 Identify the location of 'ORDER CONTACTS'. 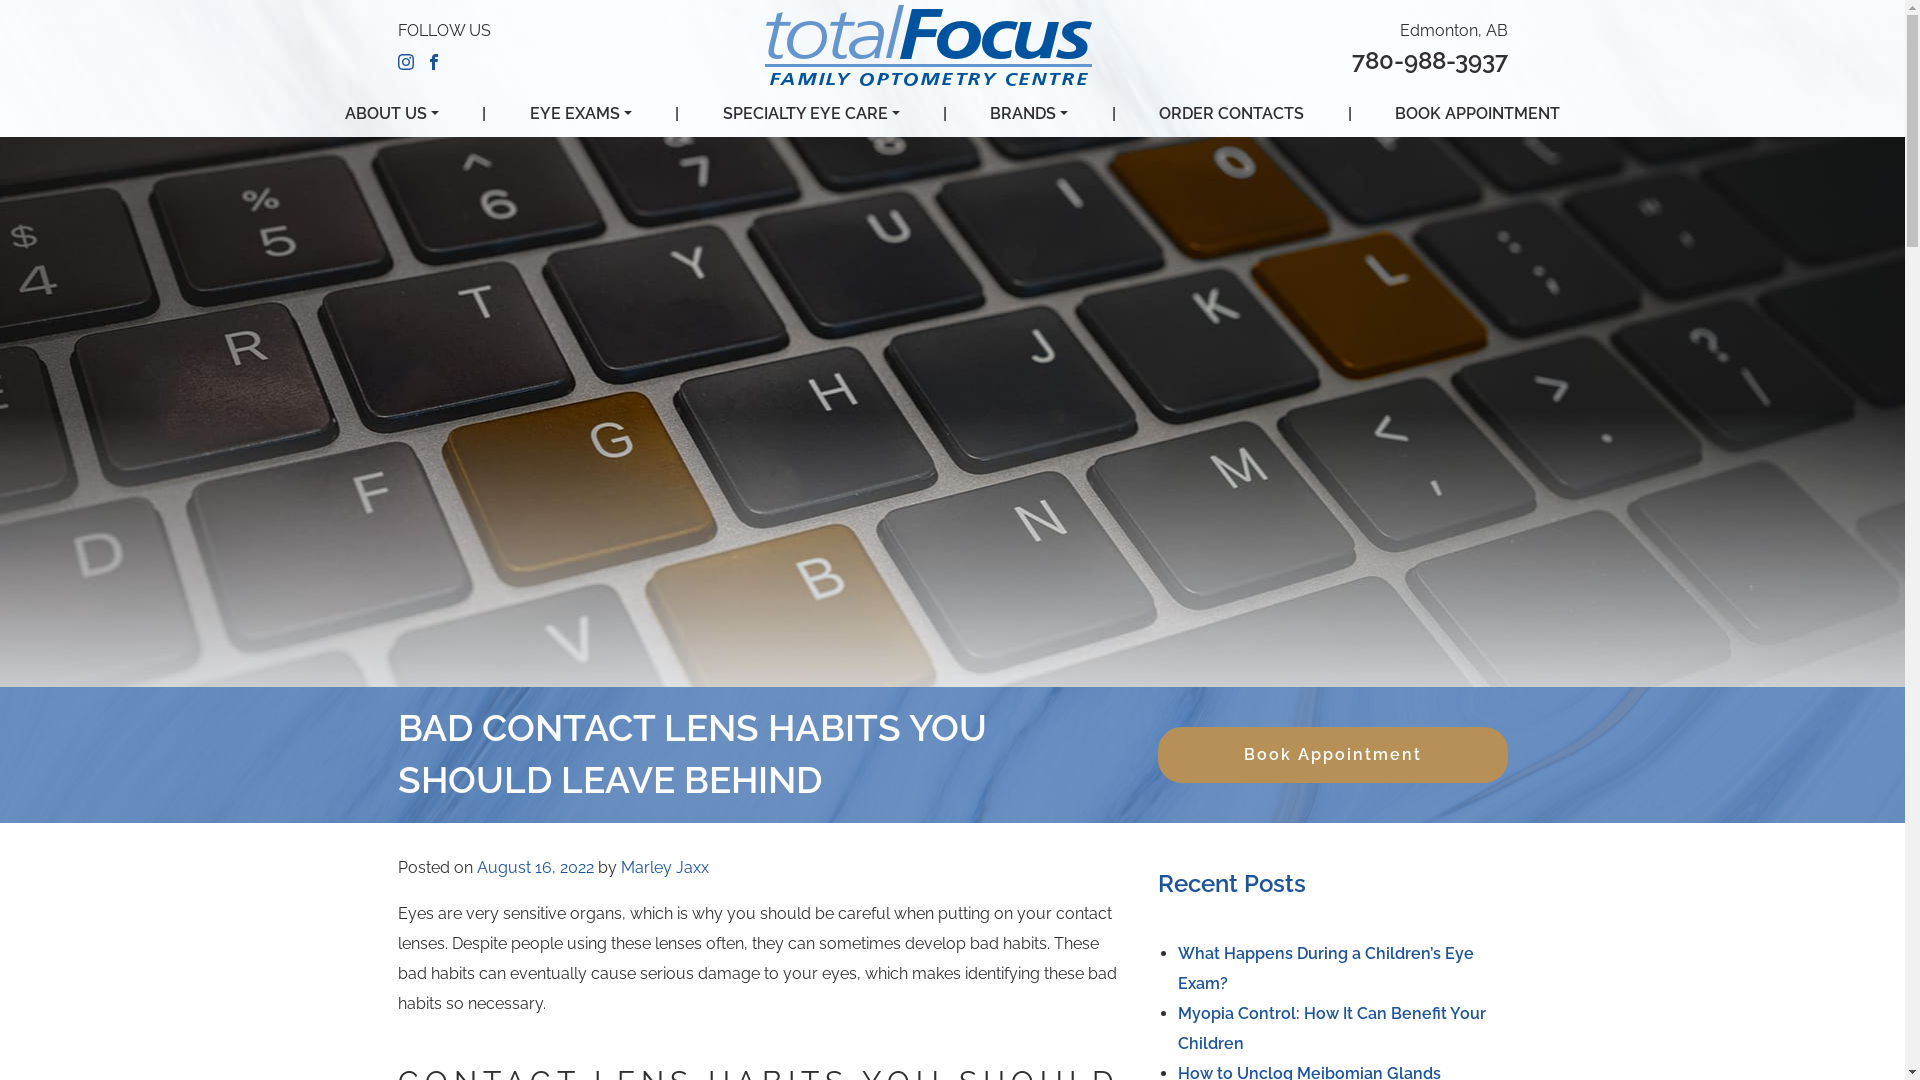
(1230, 114).